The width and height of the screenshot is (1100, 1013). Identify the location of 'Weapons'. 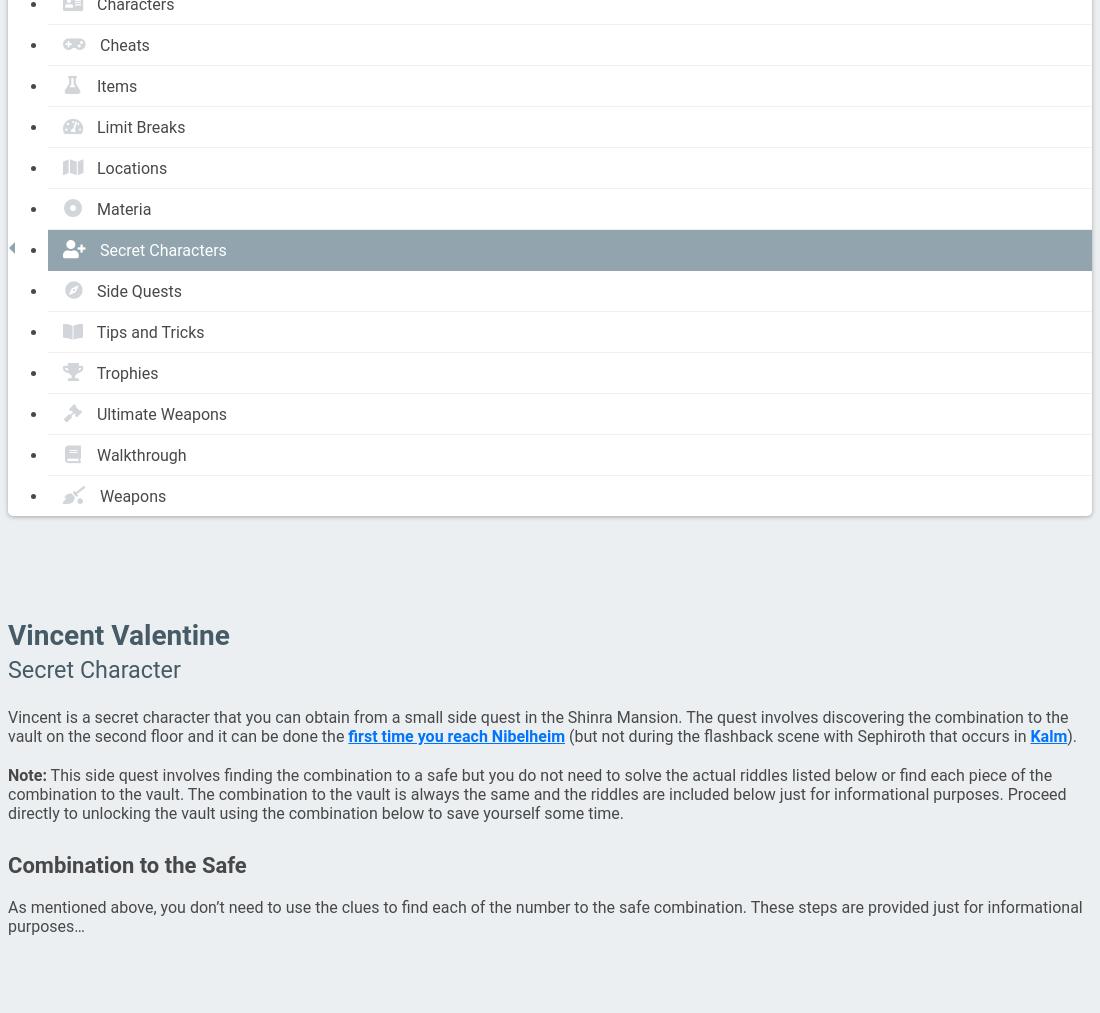
(99, 494).